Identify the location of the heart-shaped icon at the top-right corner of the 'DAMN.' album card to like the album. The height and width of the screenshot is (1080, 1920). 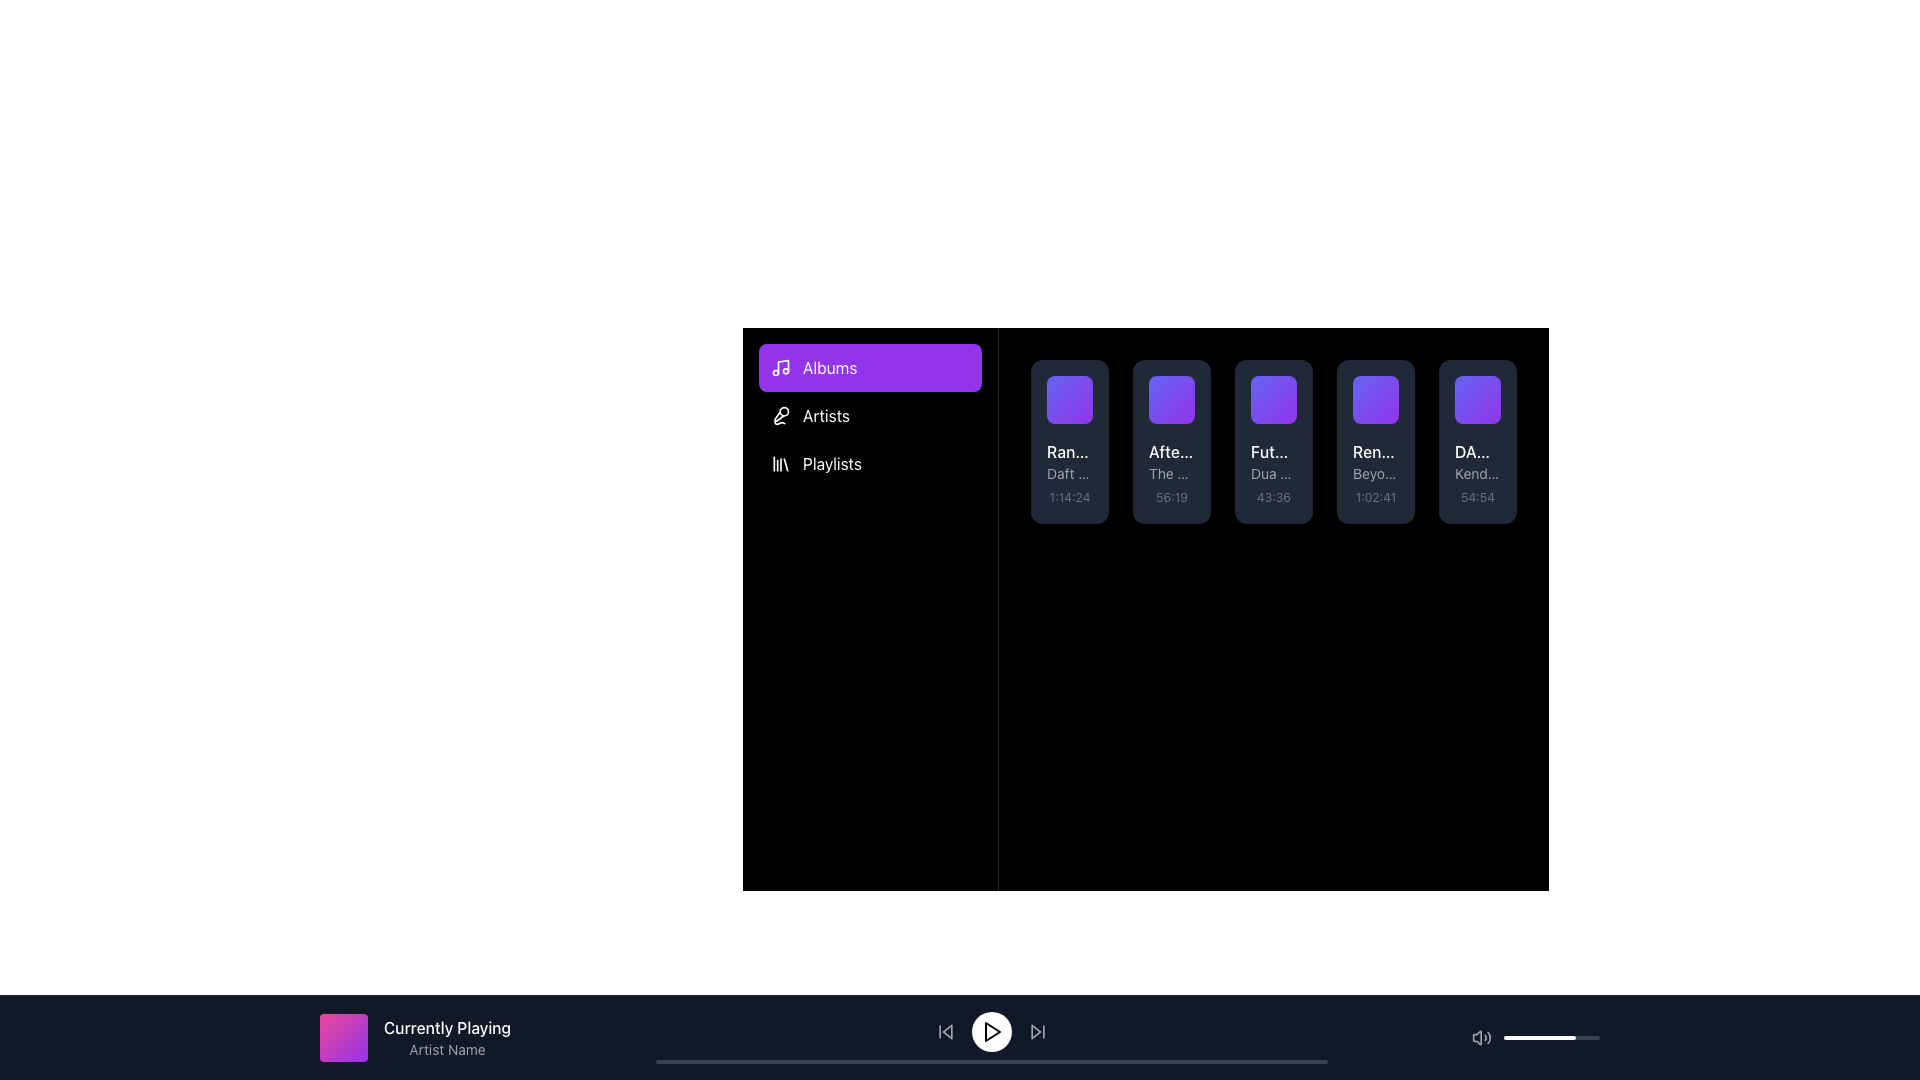
(1488, 388).